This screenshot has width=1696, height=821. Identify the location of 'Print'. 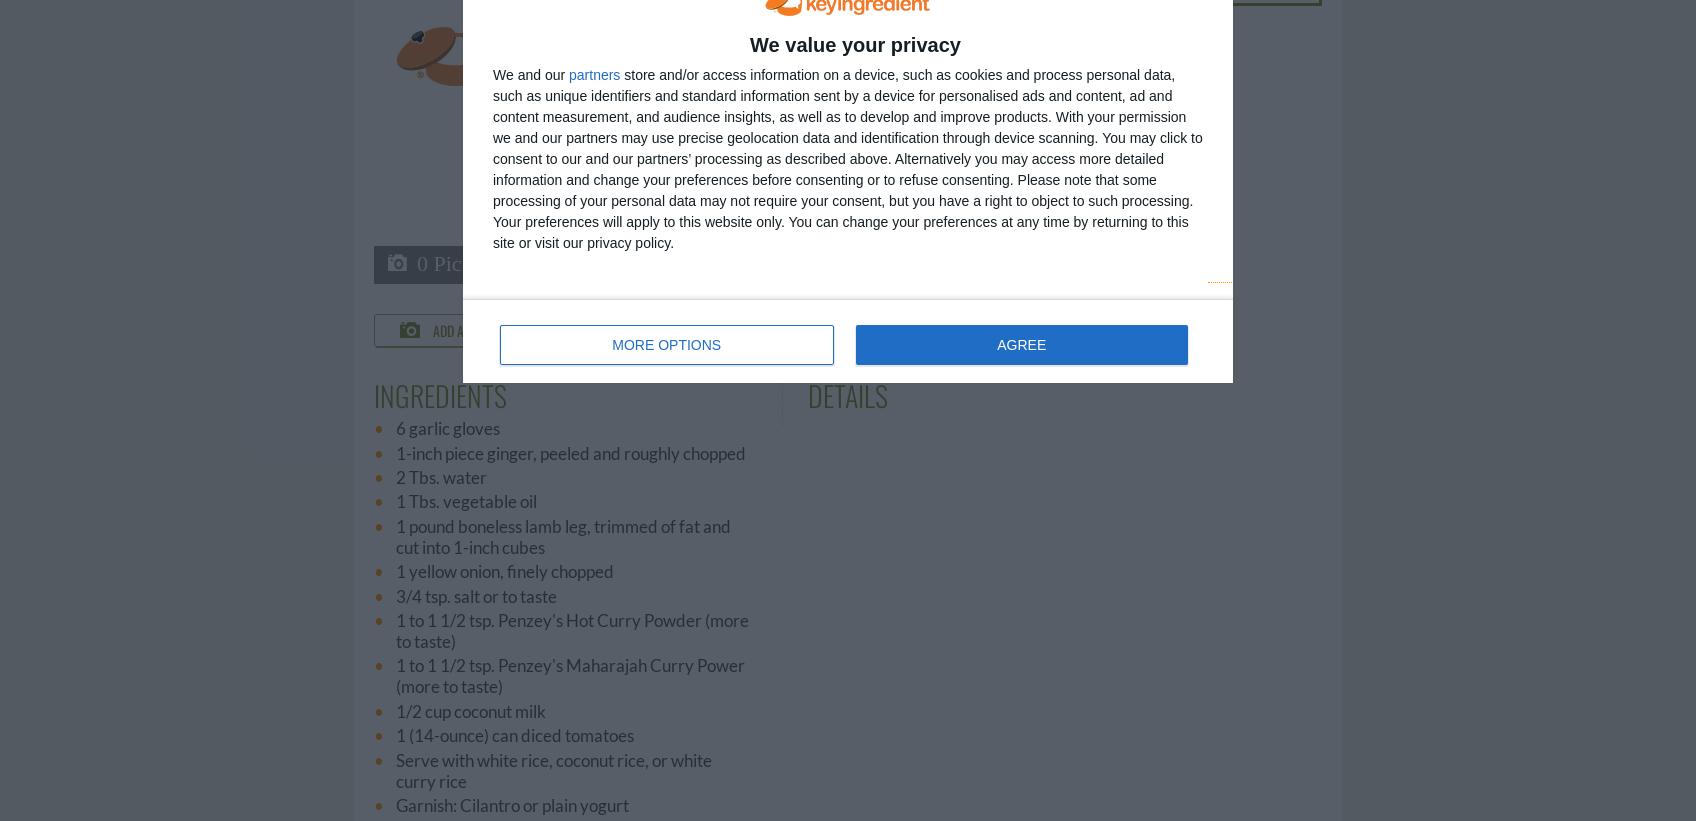
(913, 329).